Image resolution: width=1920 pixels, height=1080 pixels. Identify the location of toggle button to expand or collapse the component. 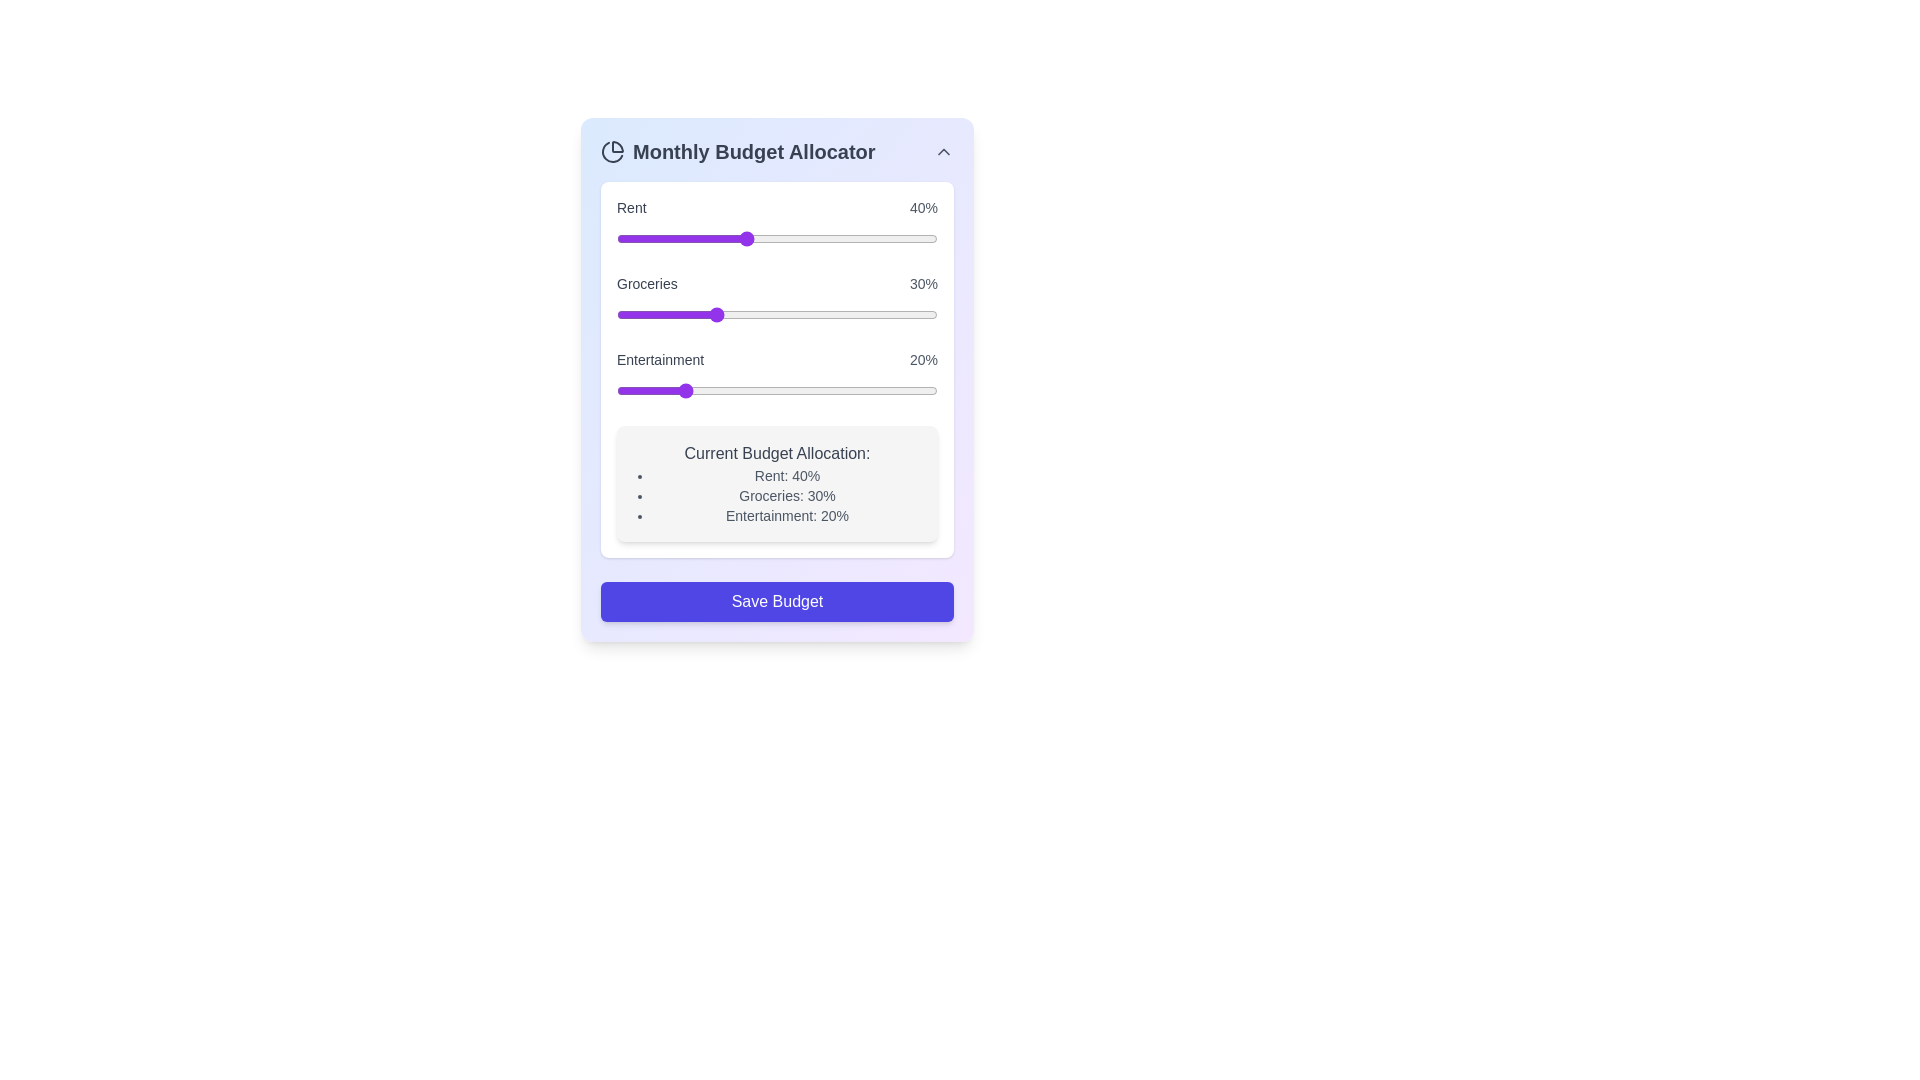
(943, 150).